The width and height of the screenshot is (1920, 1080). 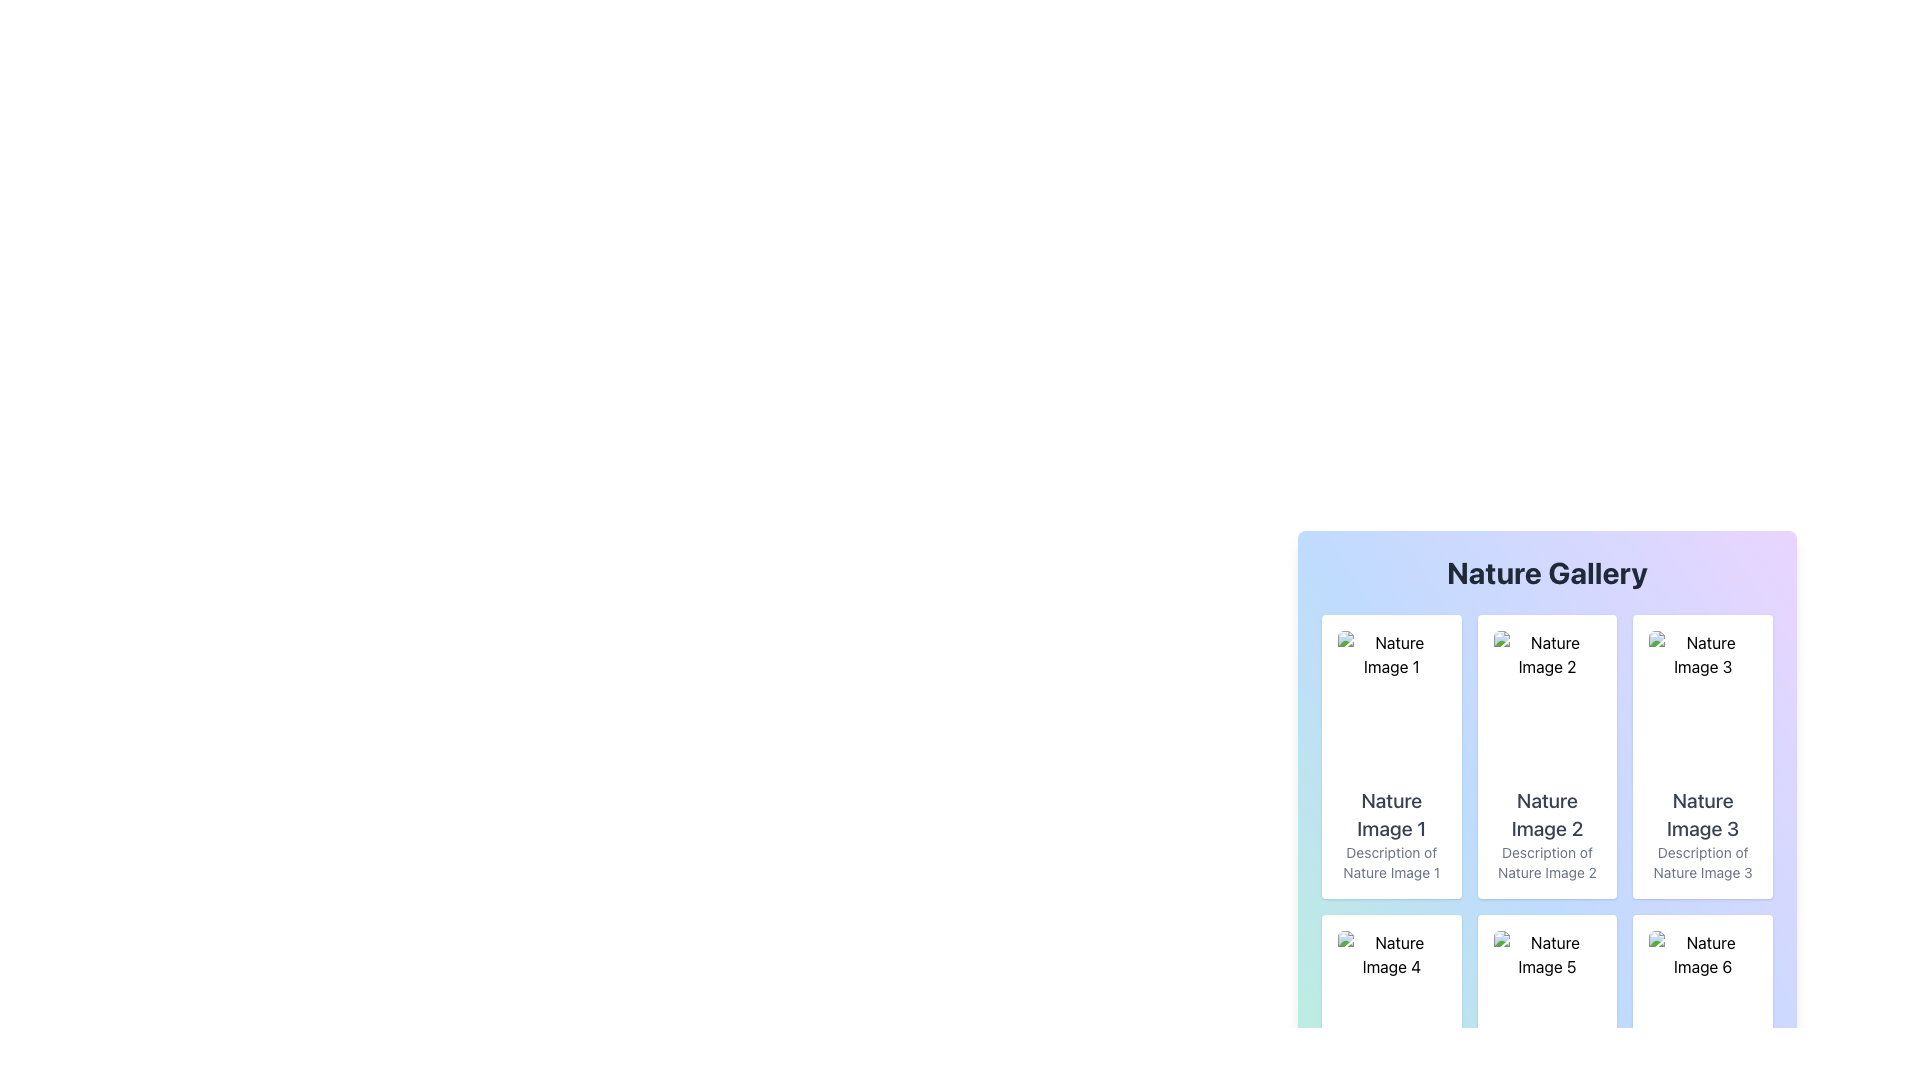 What do you see at coordinates (1702, 814) in the screenshot?
I see `text label displaying 'Nature Image 3', which is bold, slightly larger, and centered in dark gray, located in the Nature Gallery section` at bounding box center [1702, 814].